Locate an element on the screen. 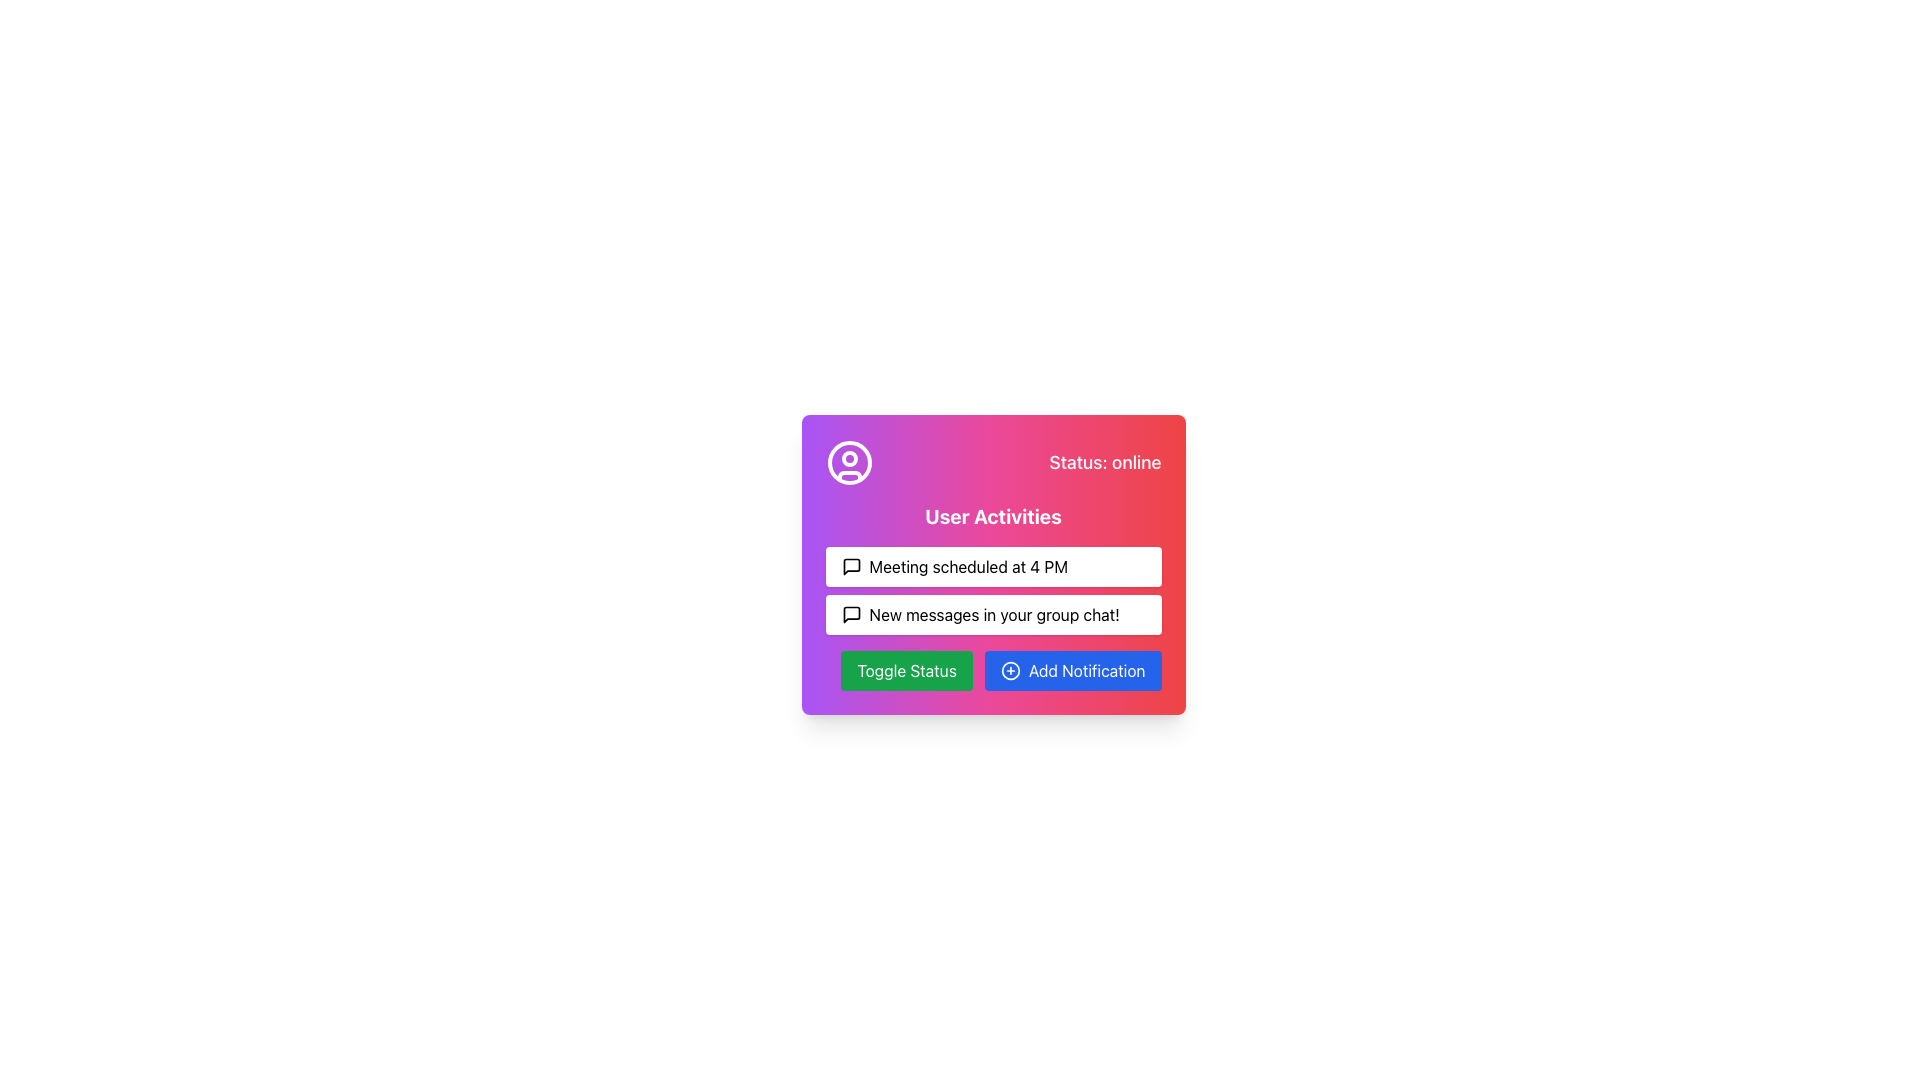 The height and width of the screenshot is (1080, 1920). the text element that reads 'New messages in your group chat!' located centrally towards the bottom half of the user interface, within the list of user activity notifications is located at coordinates (994, 613).